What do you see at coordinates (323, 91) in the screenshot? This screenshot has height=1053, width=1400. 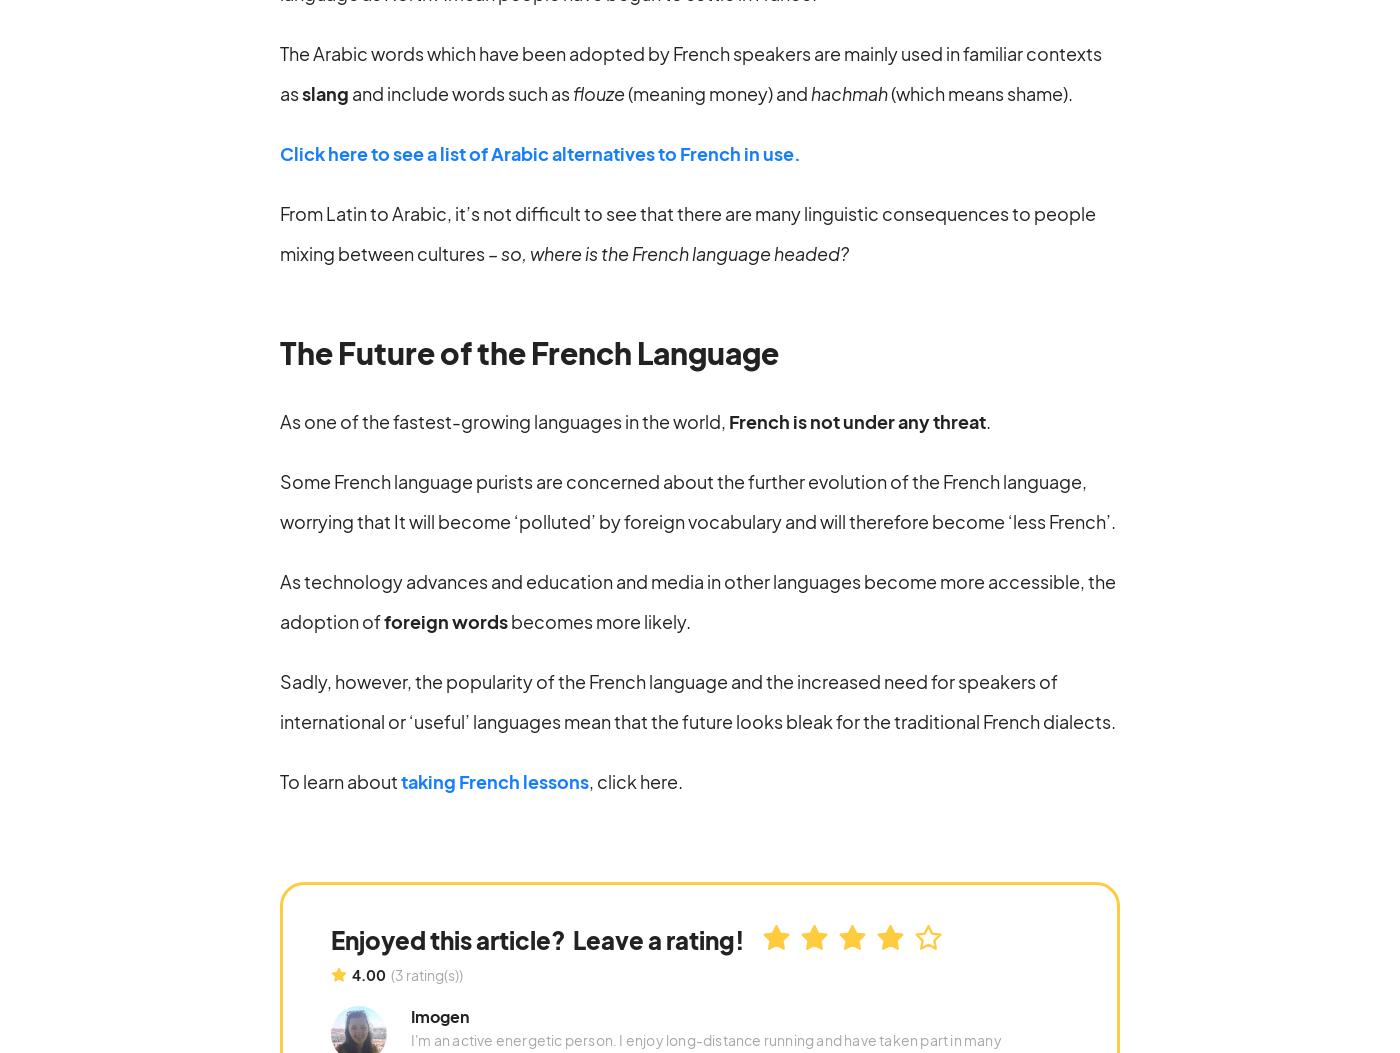 I see `'slang'` at bounding box center [323, 91].